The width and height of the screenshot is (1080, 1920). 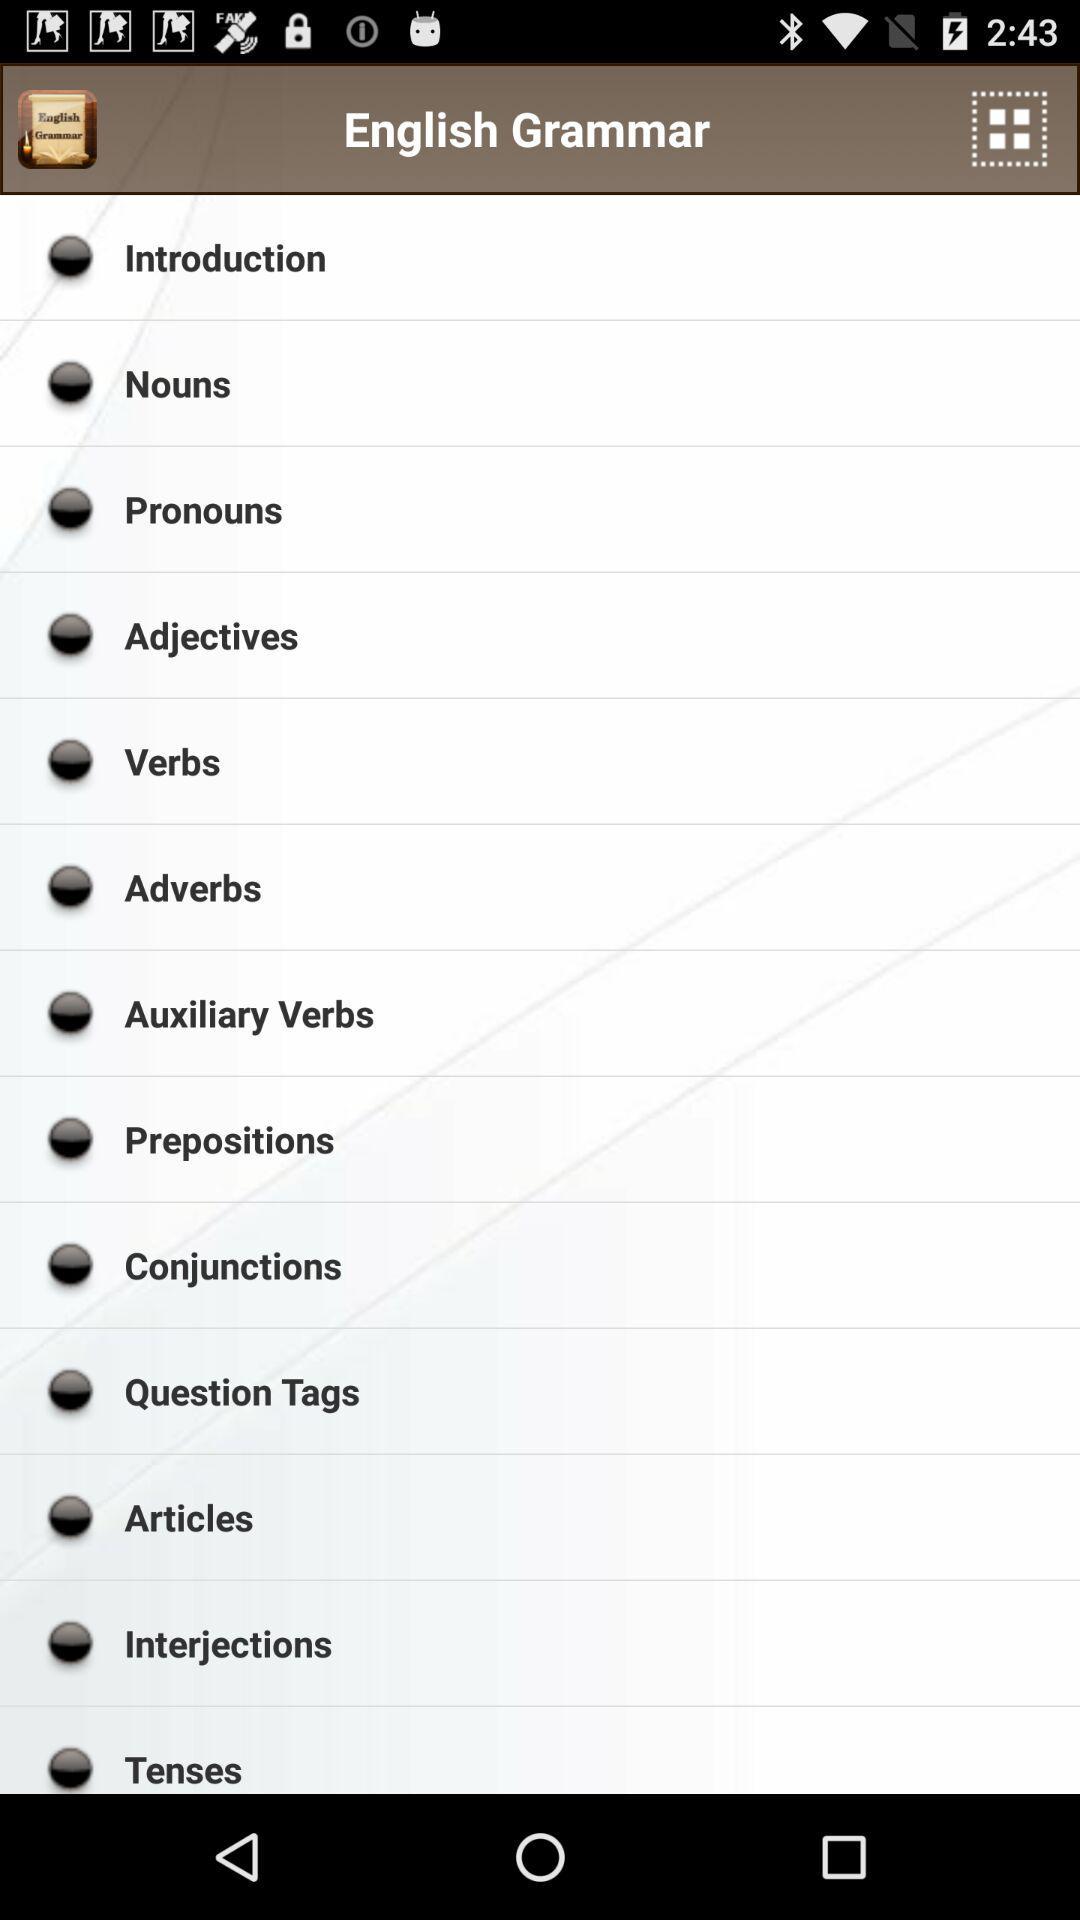 I want to click on the conjunctions item, so click(x=594, y=1264).